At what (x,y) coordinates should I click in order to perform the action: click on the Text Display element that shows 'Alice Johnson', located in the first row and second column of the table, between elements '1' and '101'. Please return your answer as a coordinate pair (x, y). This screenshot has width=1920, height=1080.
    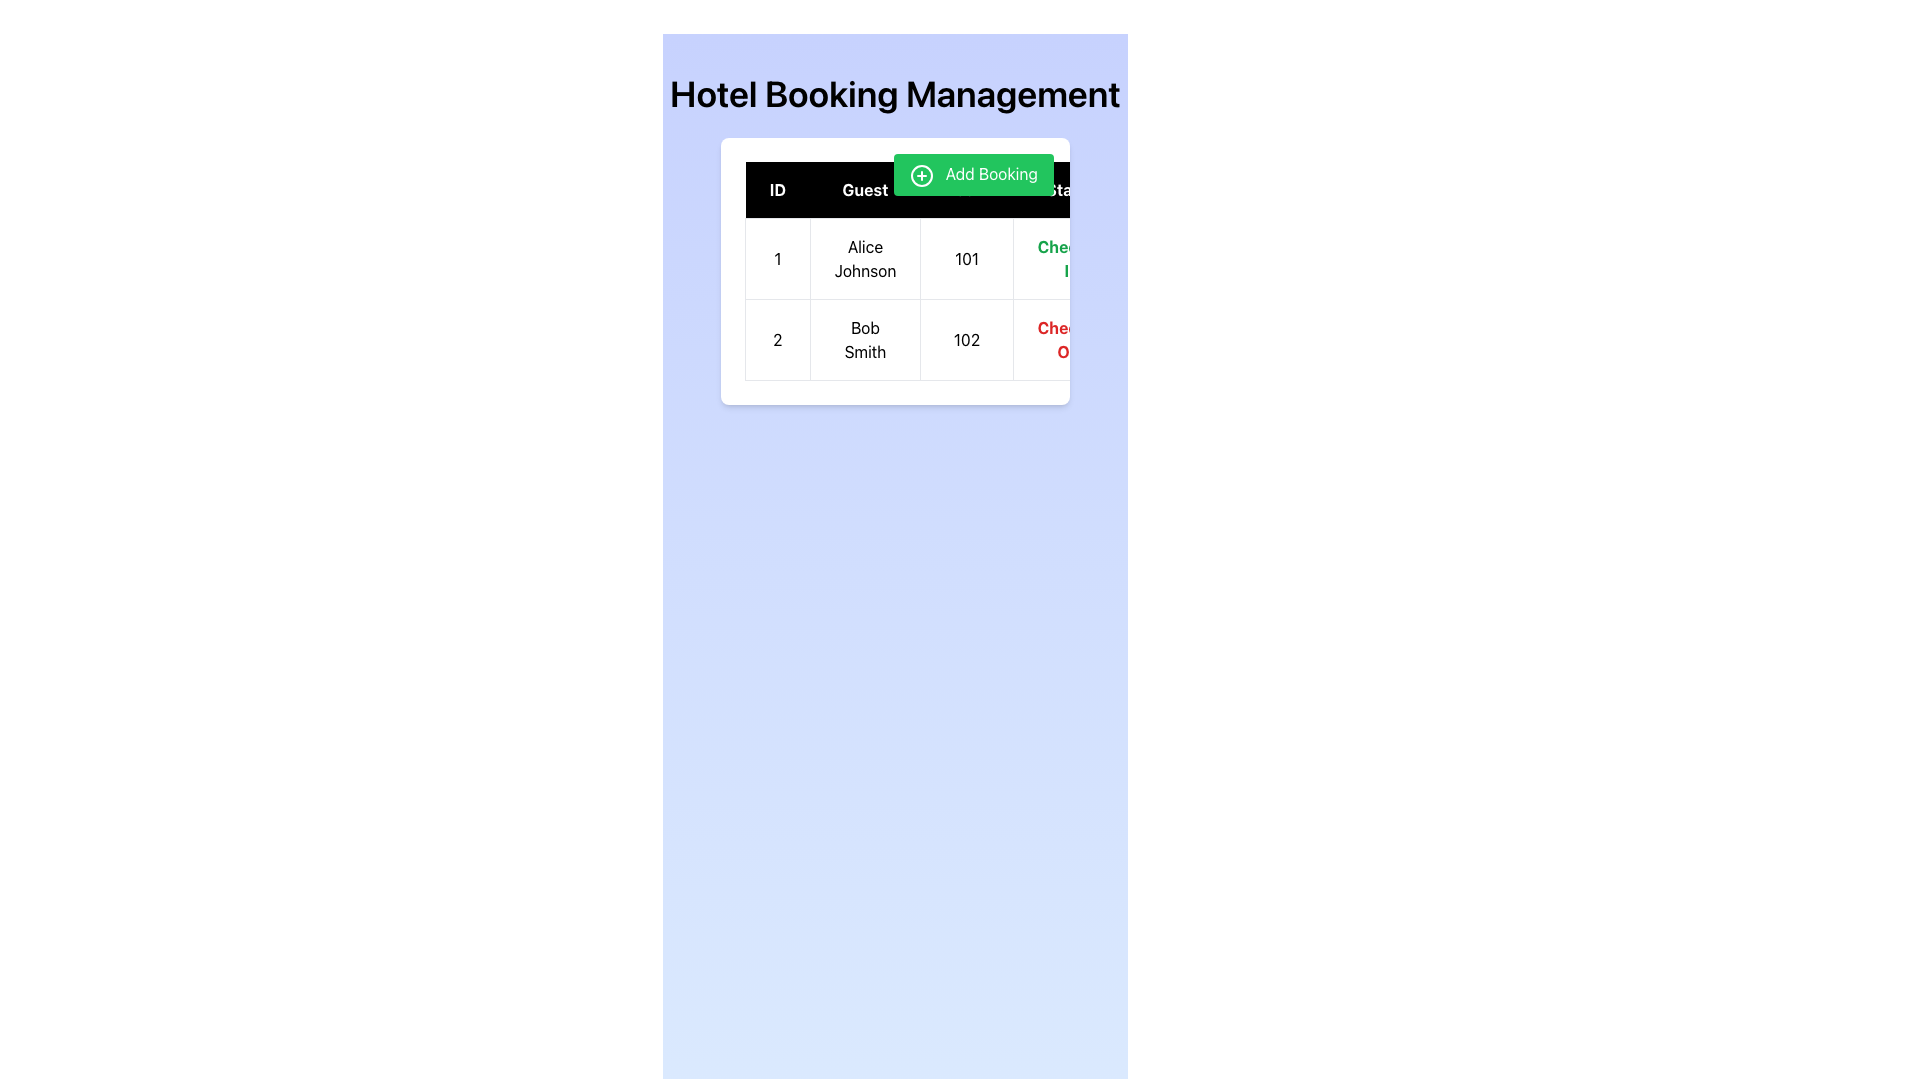
    Looking at the image, I should click on (865, 257).